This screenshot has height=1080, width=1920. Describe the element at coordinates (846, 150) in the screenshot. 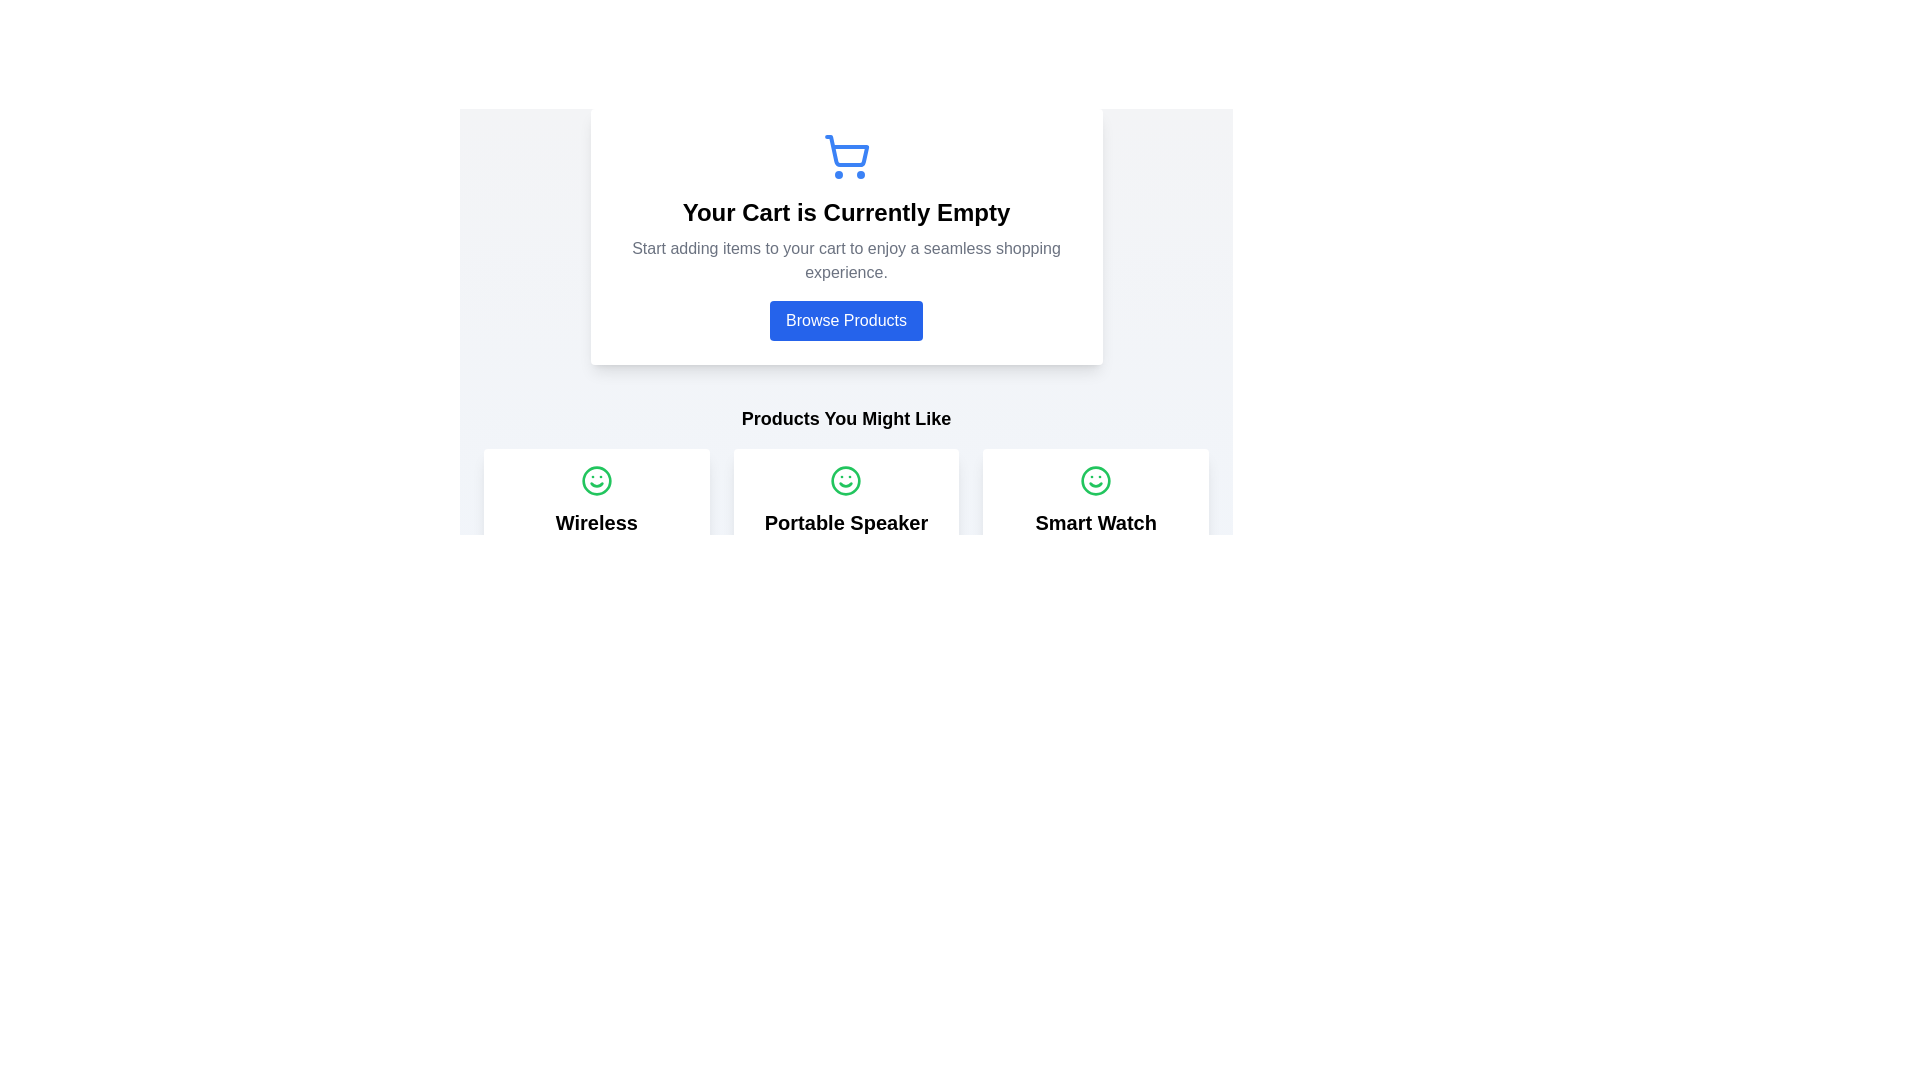

I see `the shopping cart icon component, which is a simple outline representation associated with online shopping, located above the text 'Your Cart is Currently Empty'` at that location.